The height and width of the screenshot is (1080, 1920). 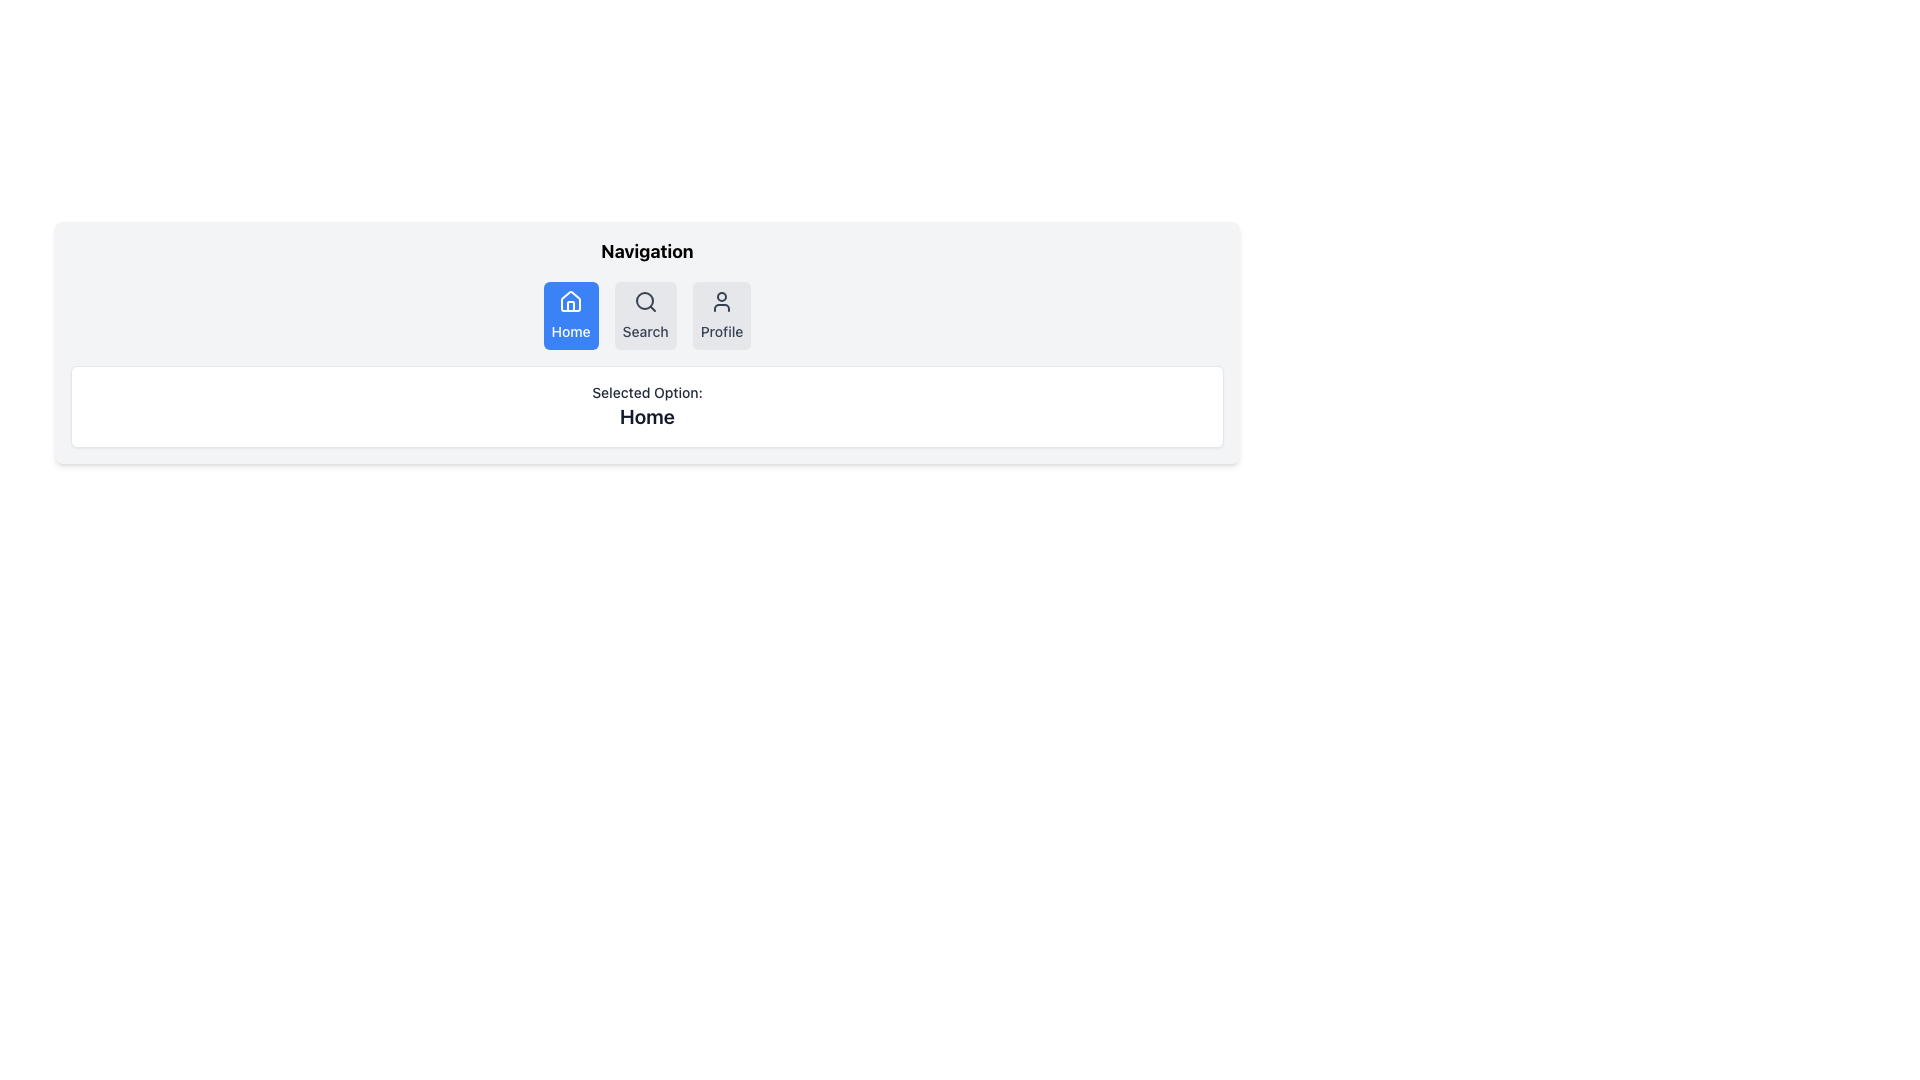 I want to click on the circular part of the magnifying glass in the search icon located in the navigation bar, so click(x=644, y=300).